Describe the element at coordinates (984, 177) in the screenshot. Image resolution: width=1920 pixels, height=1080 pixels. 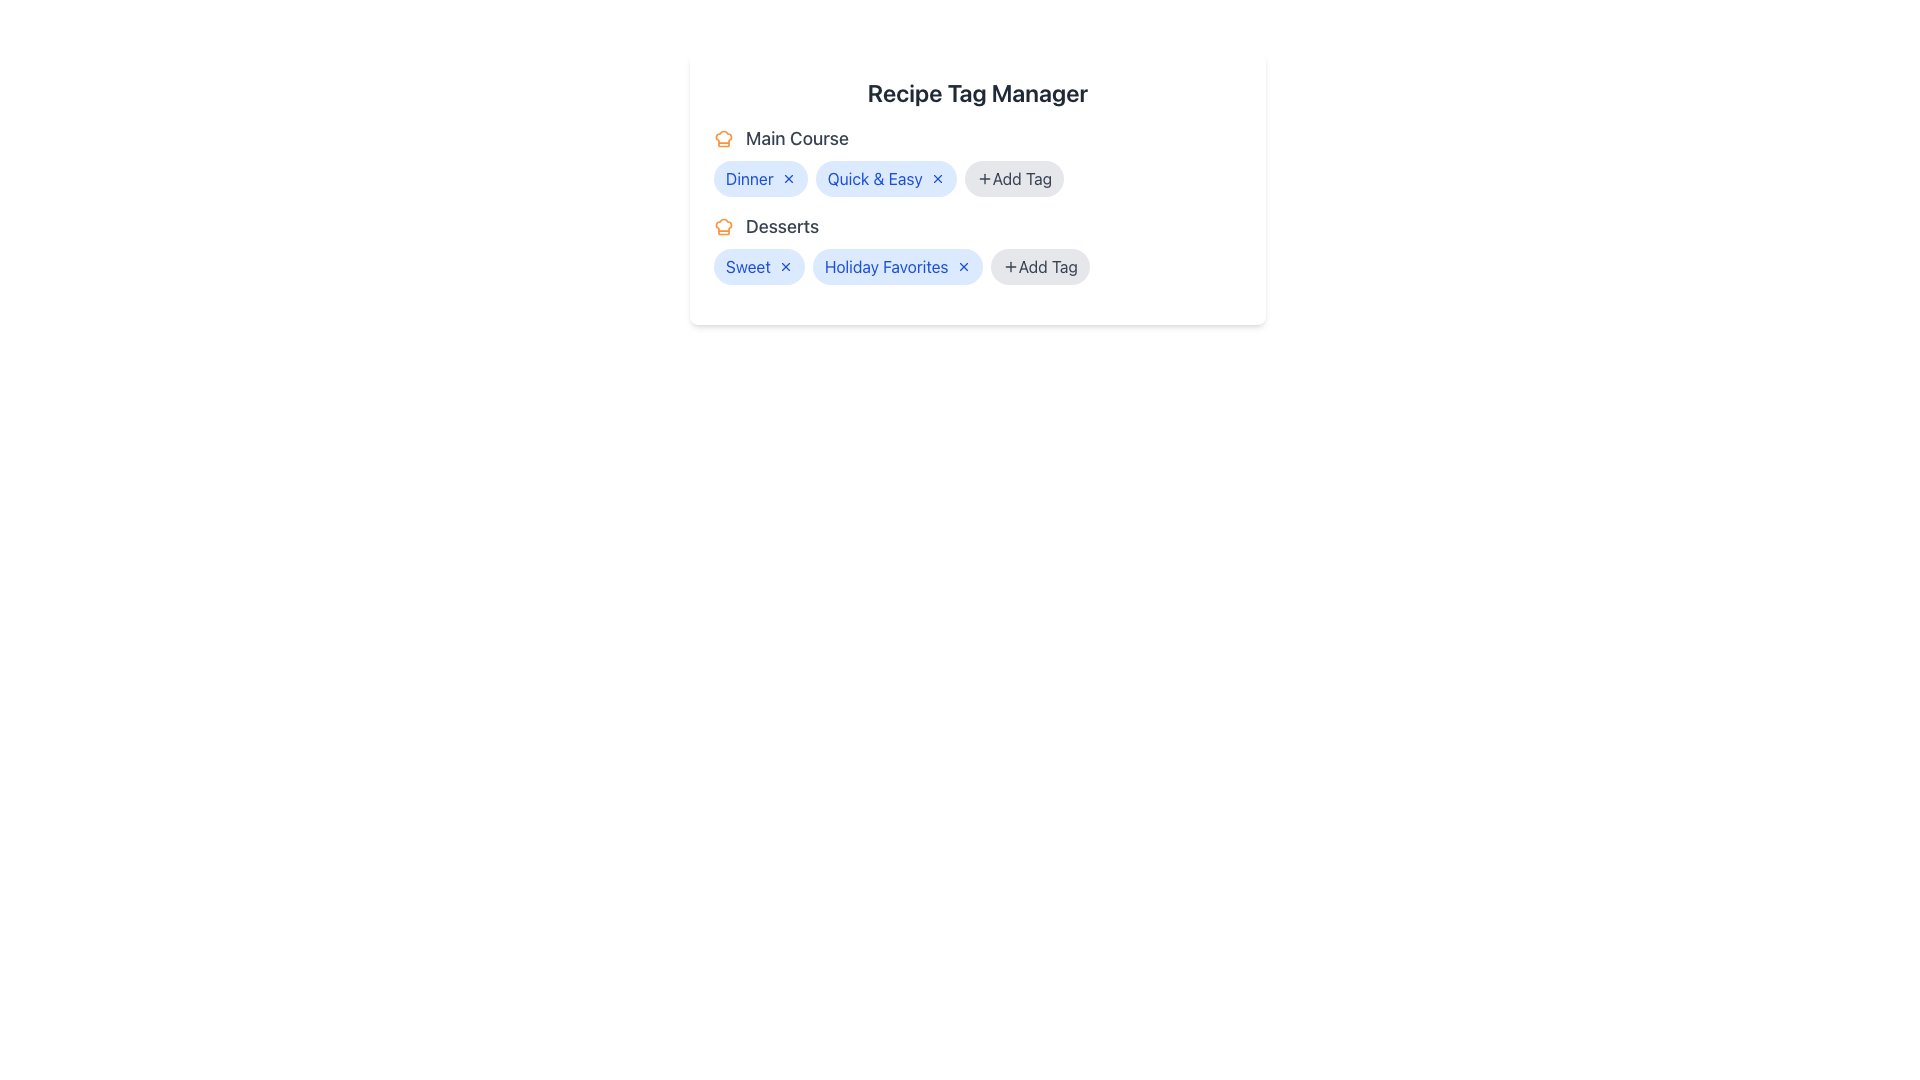
I see `the '+' icon within the 'Add Tag' button` at that location.